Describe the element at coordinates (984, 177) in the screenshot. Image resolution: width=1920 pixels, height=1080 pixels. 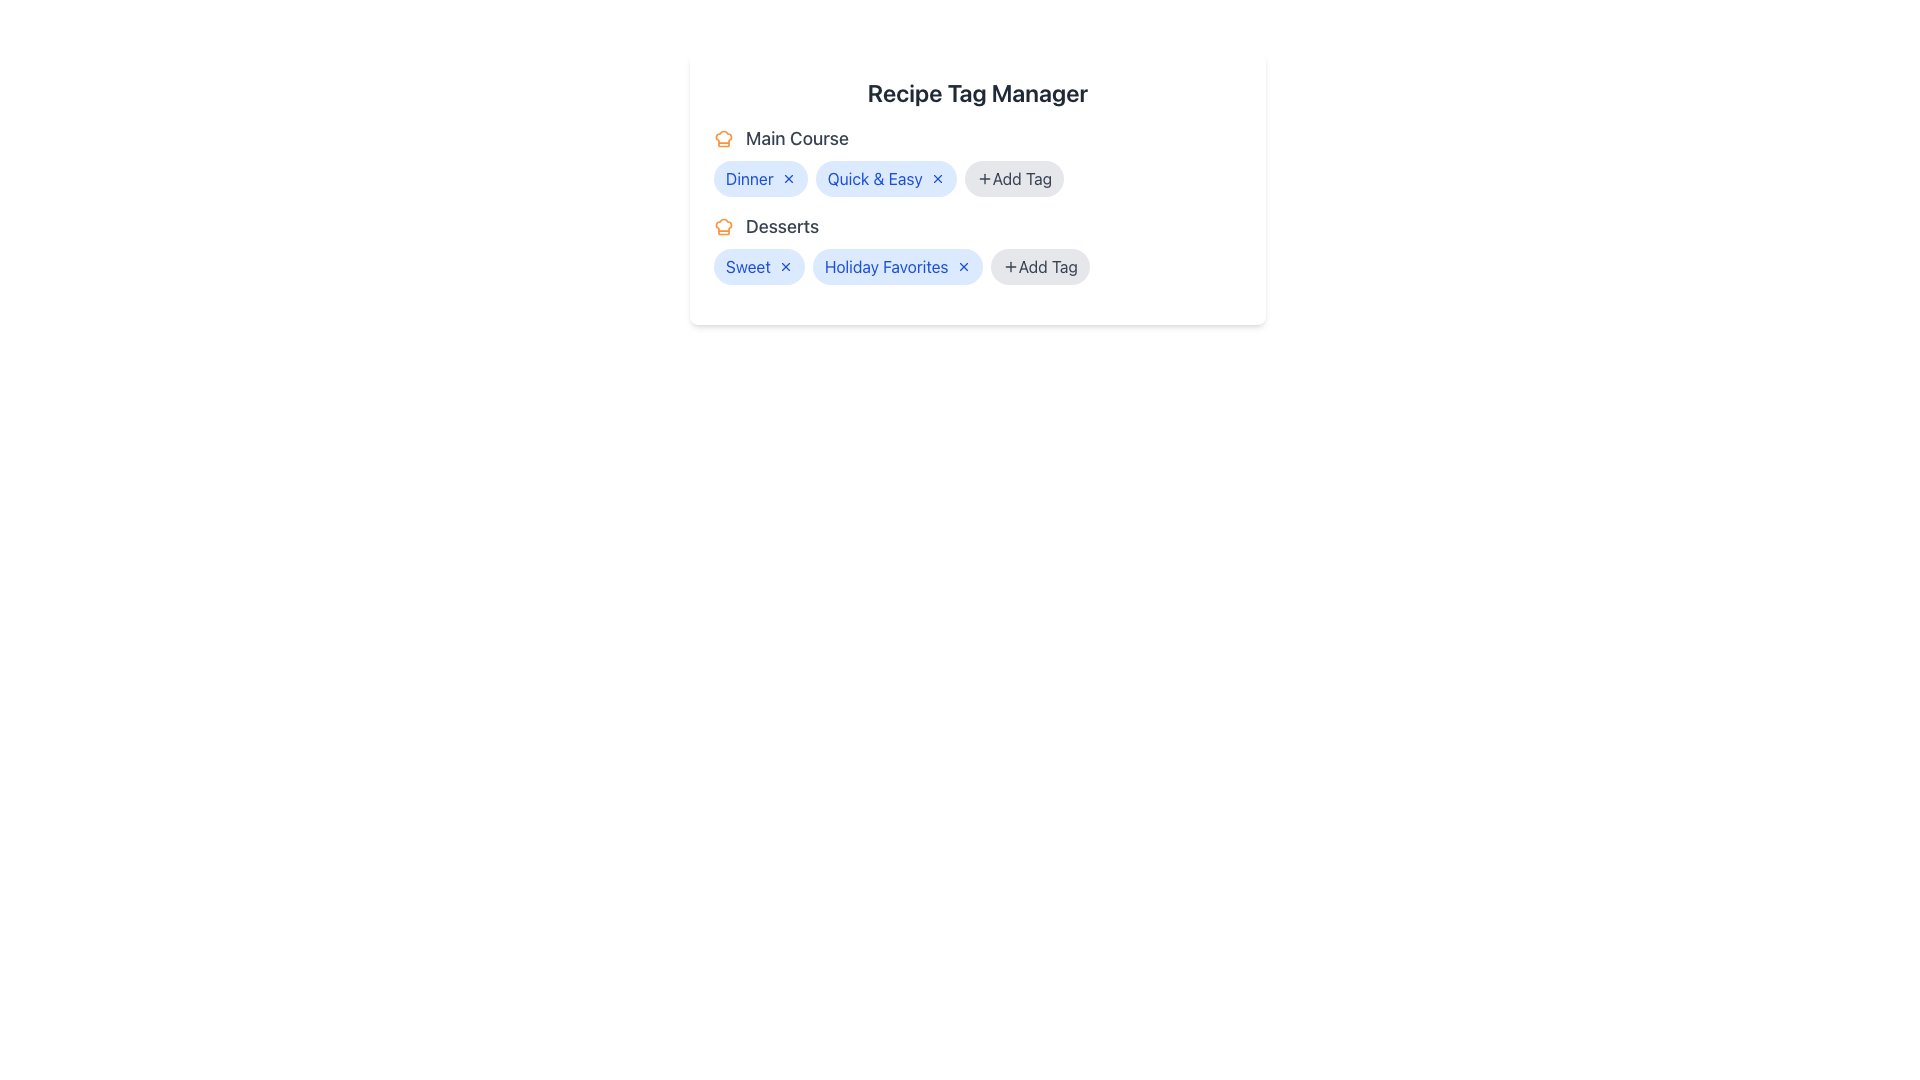
I see `the '+' icon within the 'Add Tag' button` at that location.